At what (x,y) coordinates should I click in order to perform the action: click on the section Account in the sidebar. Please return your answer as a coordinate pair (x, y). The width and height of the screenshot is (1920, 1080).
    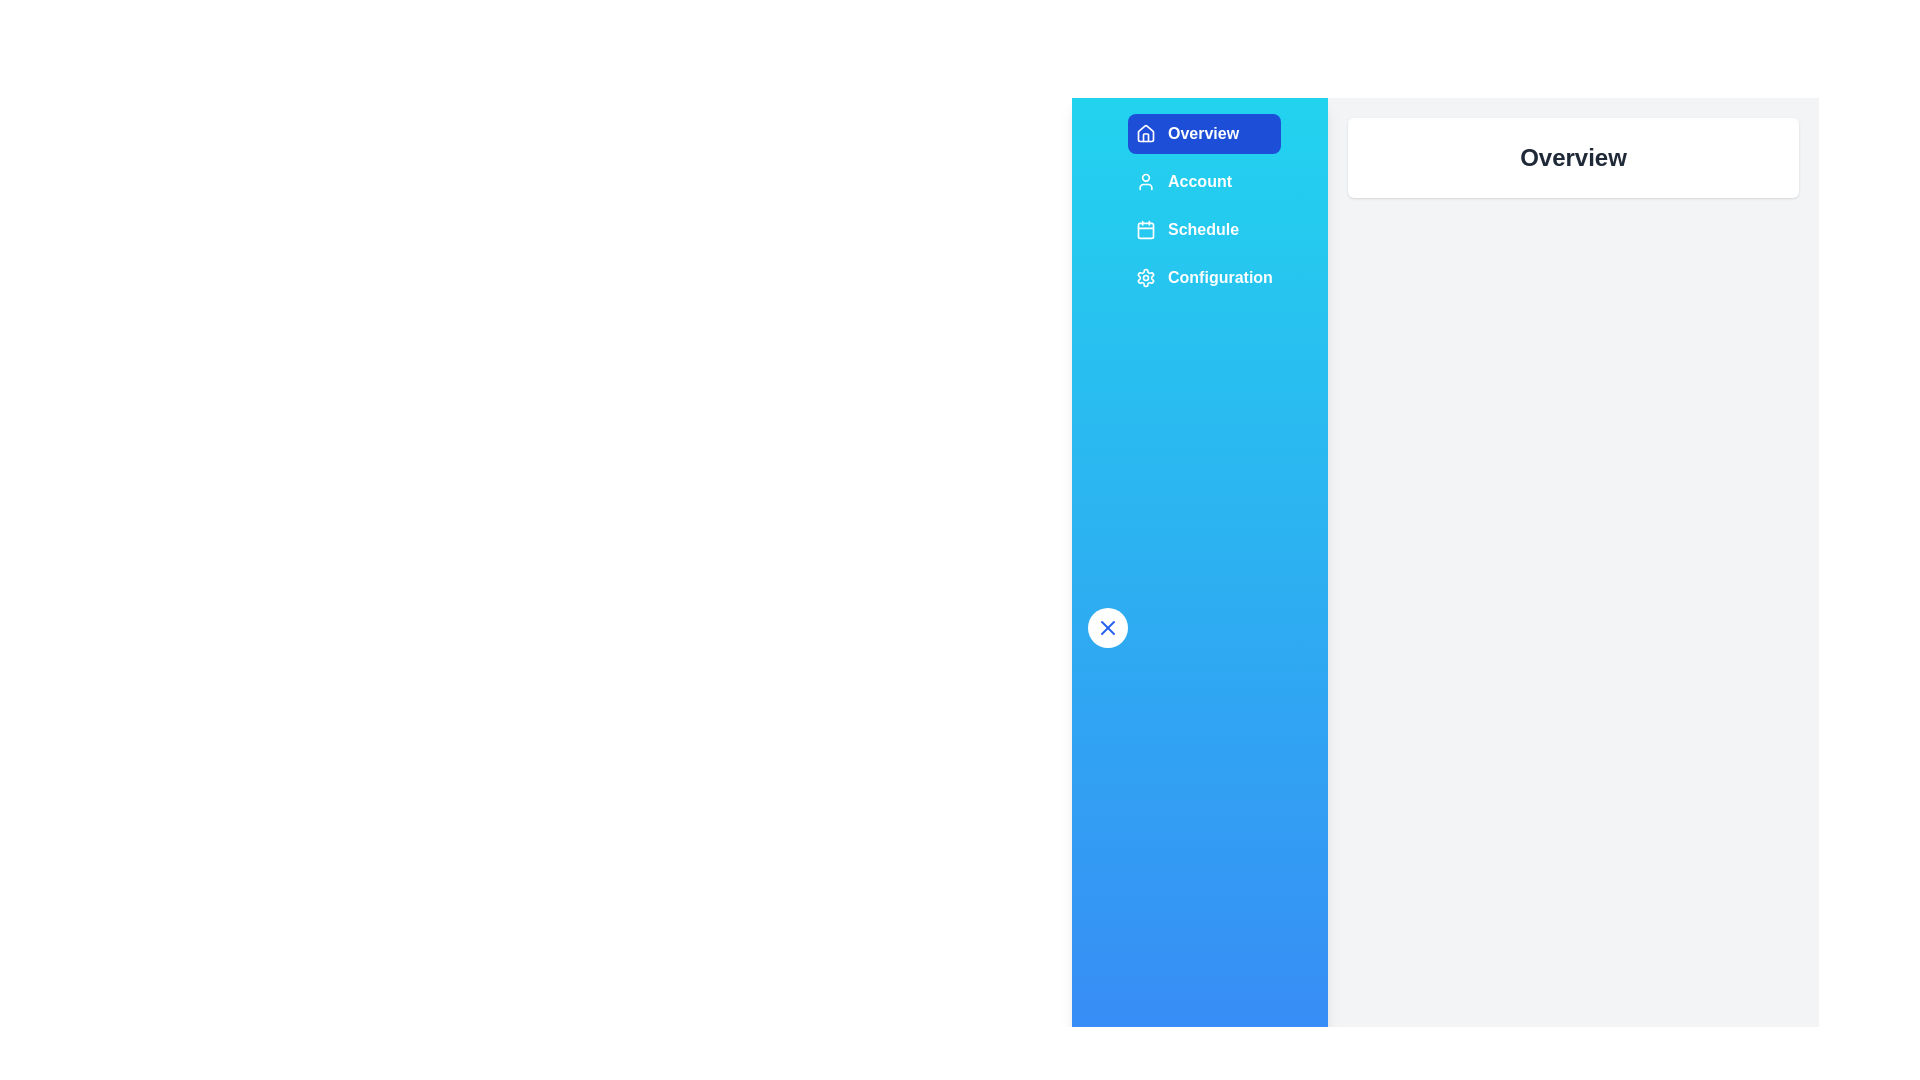
    Looking at the image, I should click on (1203, 181).